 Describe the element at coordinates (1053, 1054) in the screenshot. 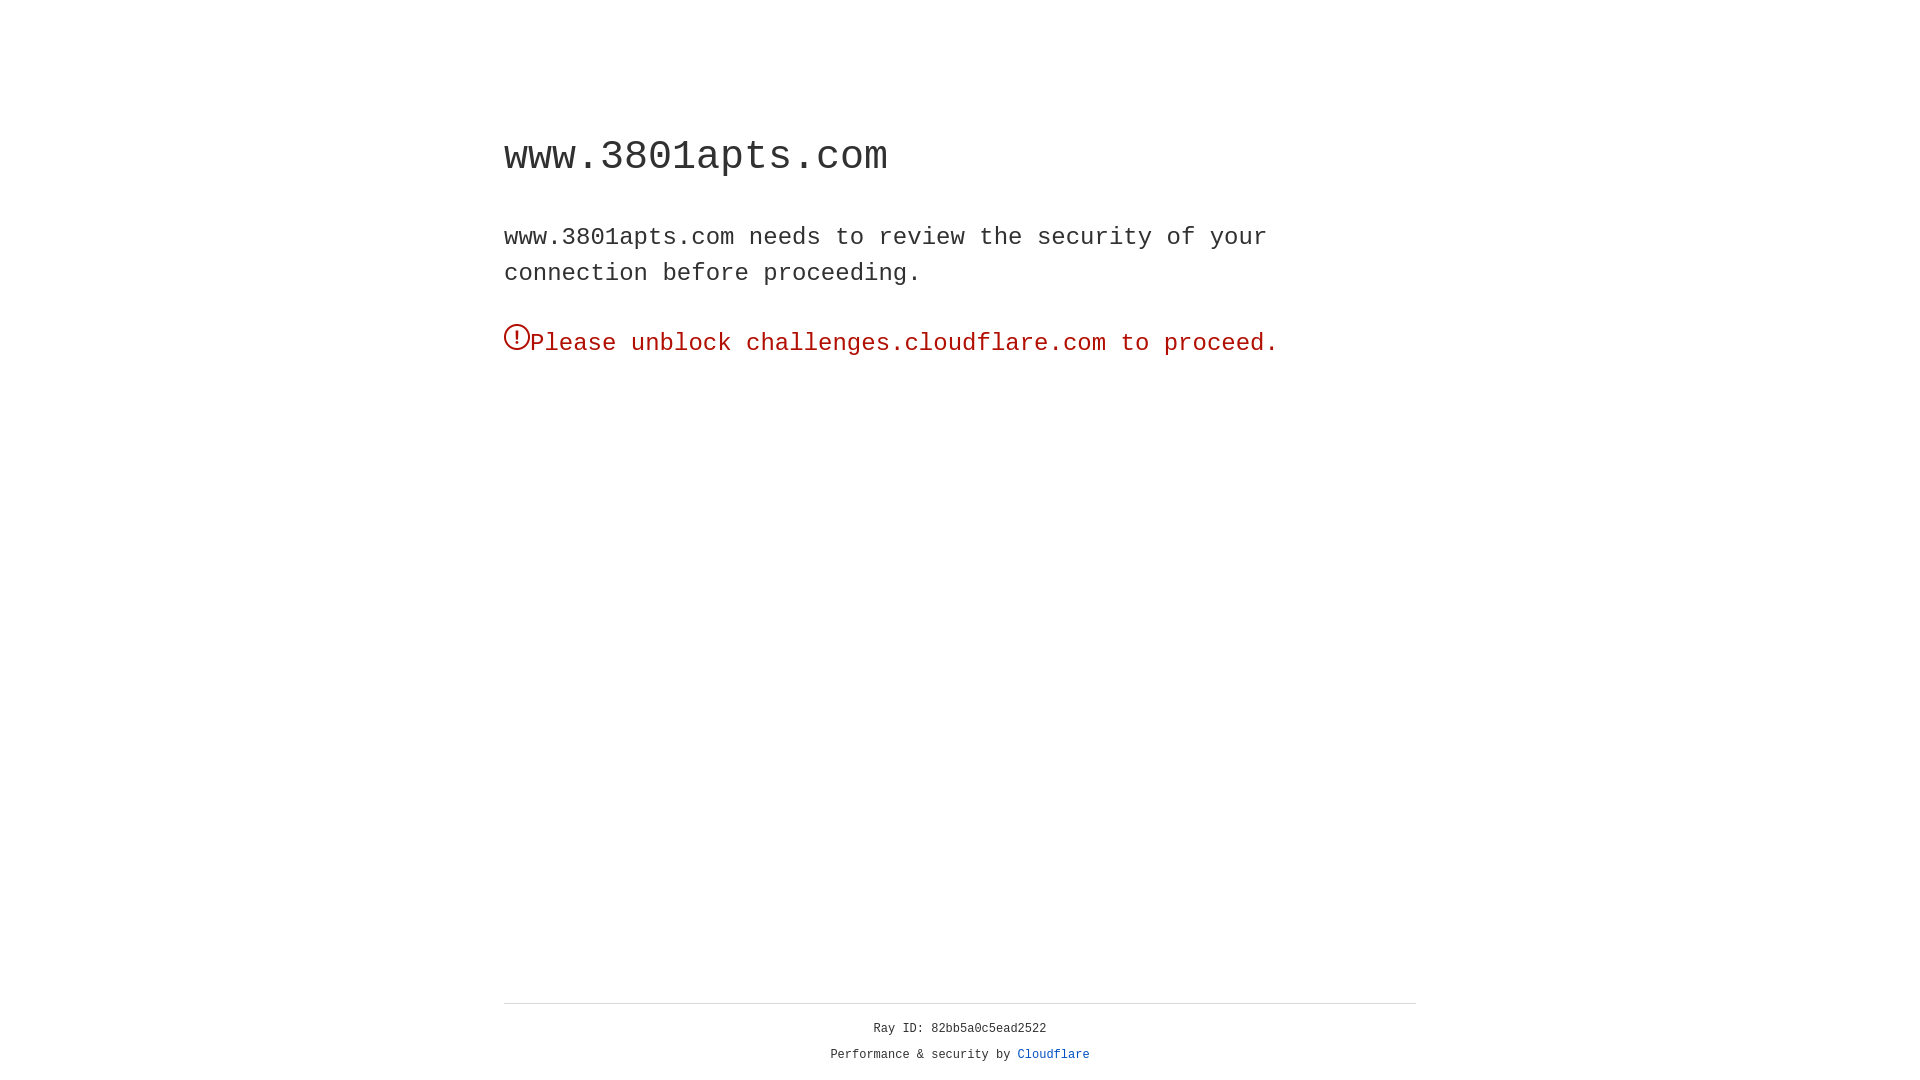

I see `'Cloudflare'` at that location.